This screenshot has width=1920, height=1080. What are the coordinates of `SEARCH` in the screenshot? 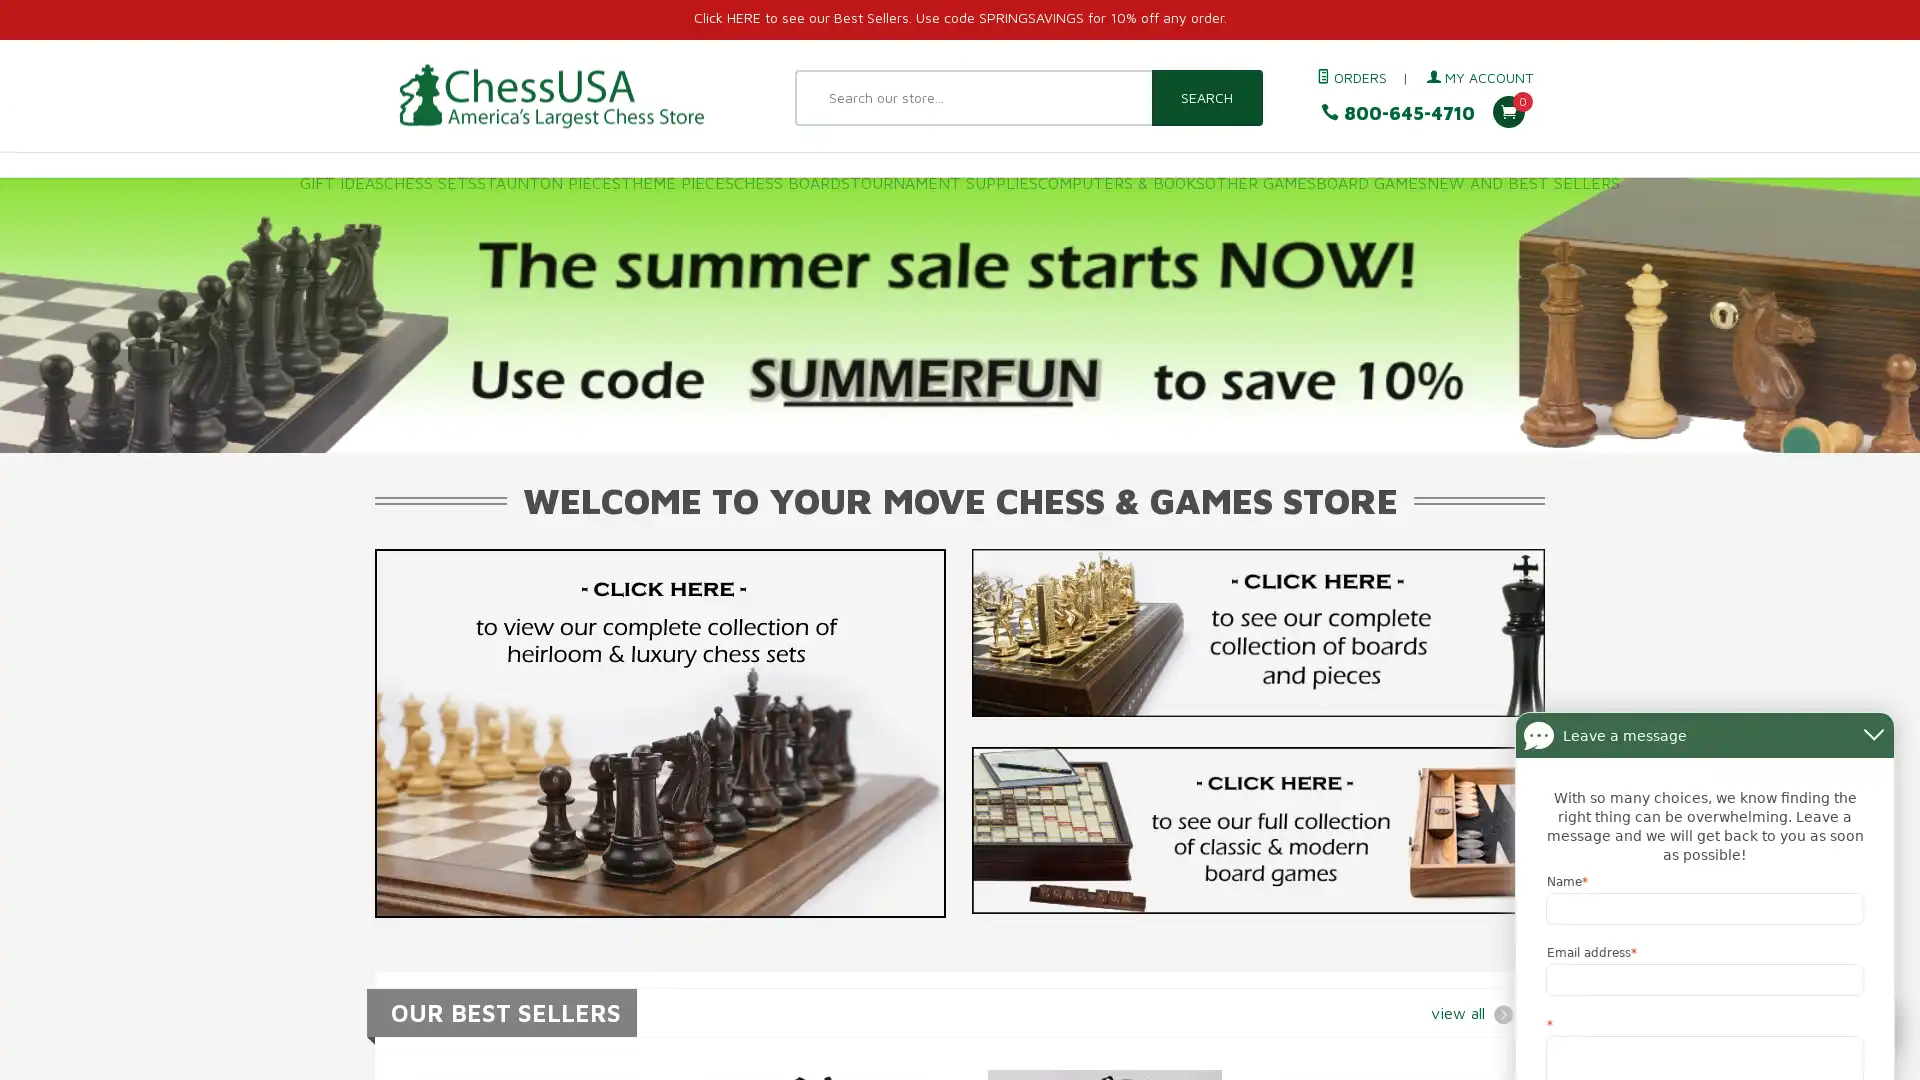 It's located at (1205, 97).